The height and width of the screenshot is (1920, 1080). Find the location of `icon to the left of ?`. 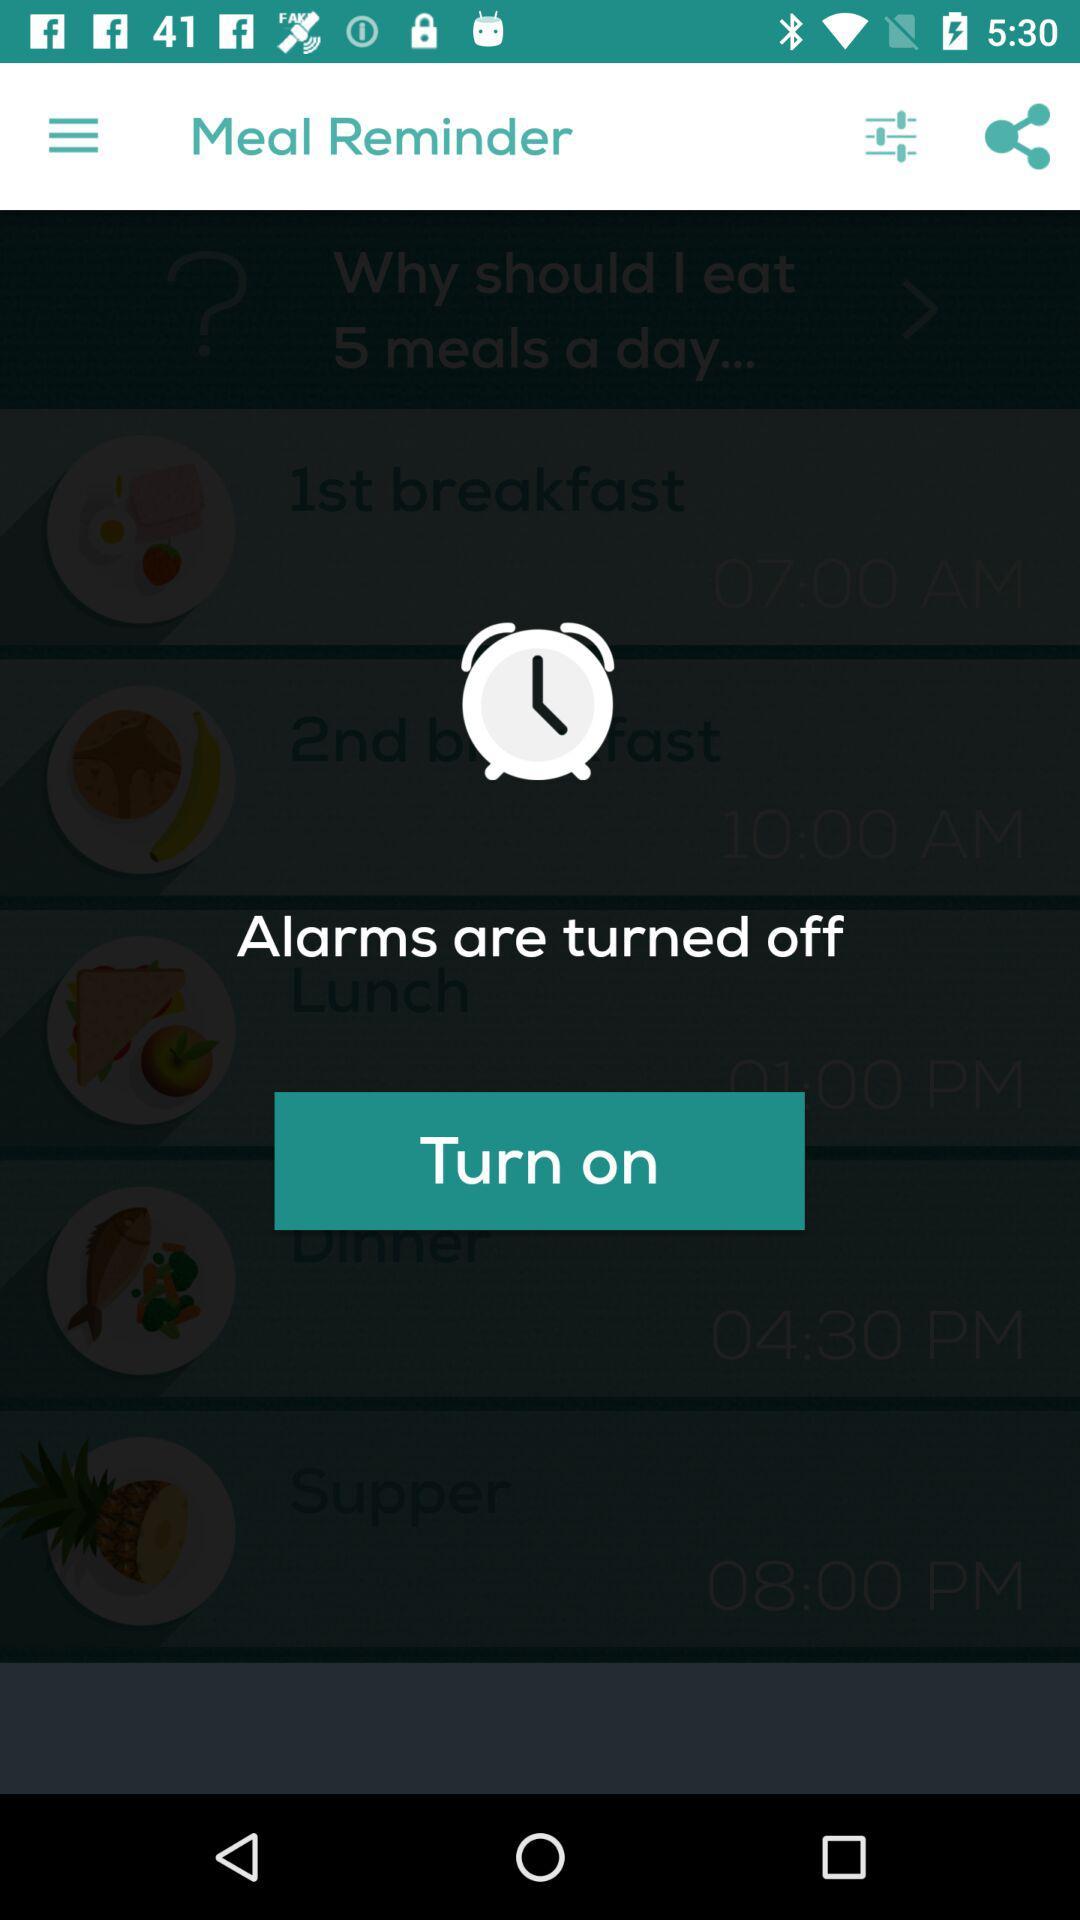

icon to the left of ? is located at coordinates (72, 135).